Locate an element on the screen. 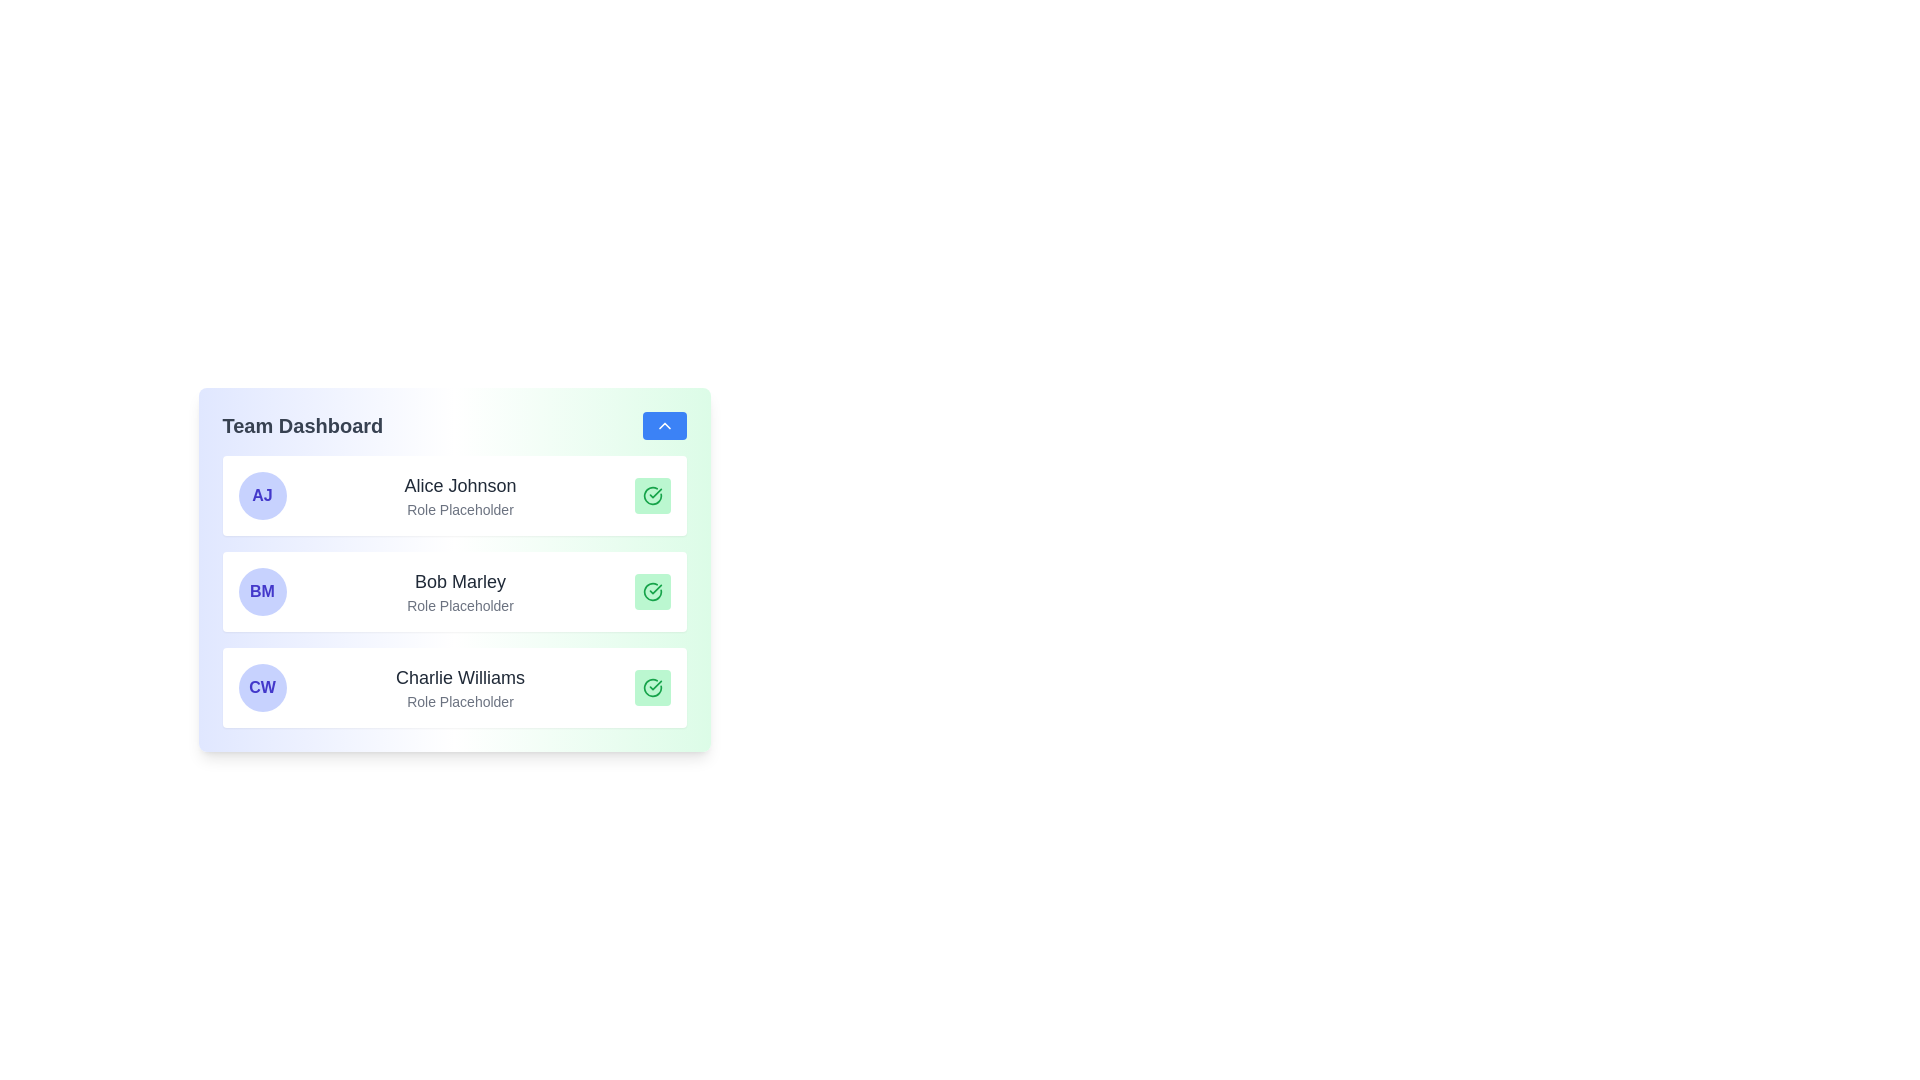 The image size is (1920, 1080). text content of the 'Role Placeholder' label, which is a small gray text positioned beneath the title 'Bob Marley' in a vertically stacked list is located at coordinates (459, 604).